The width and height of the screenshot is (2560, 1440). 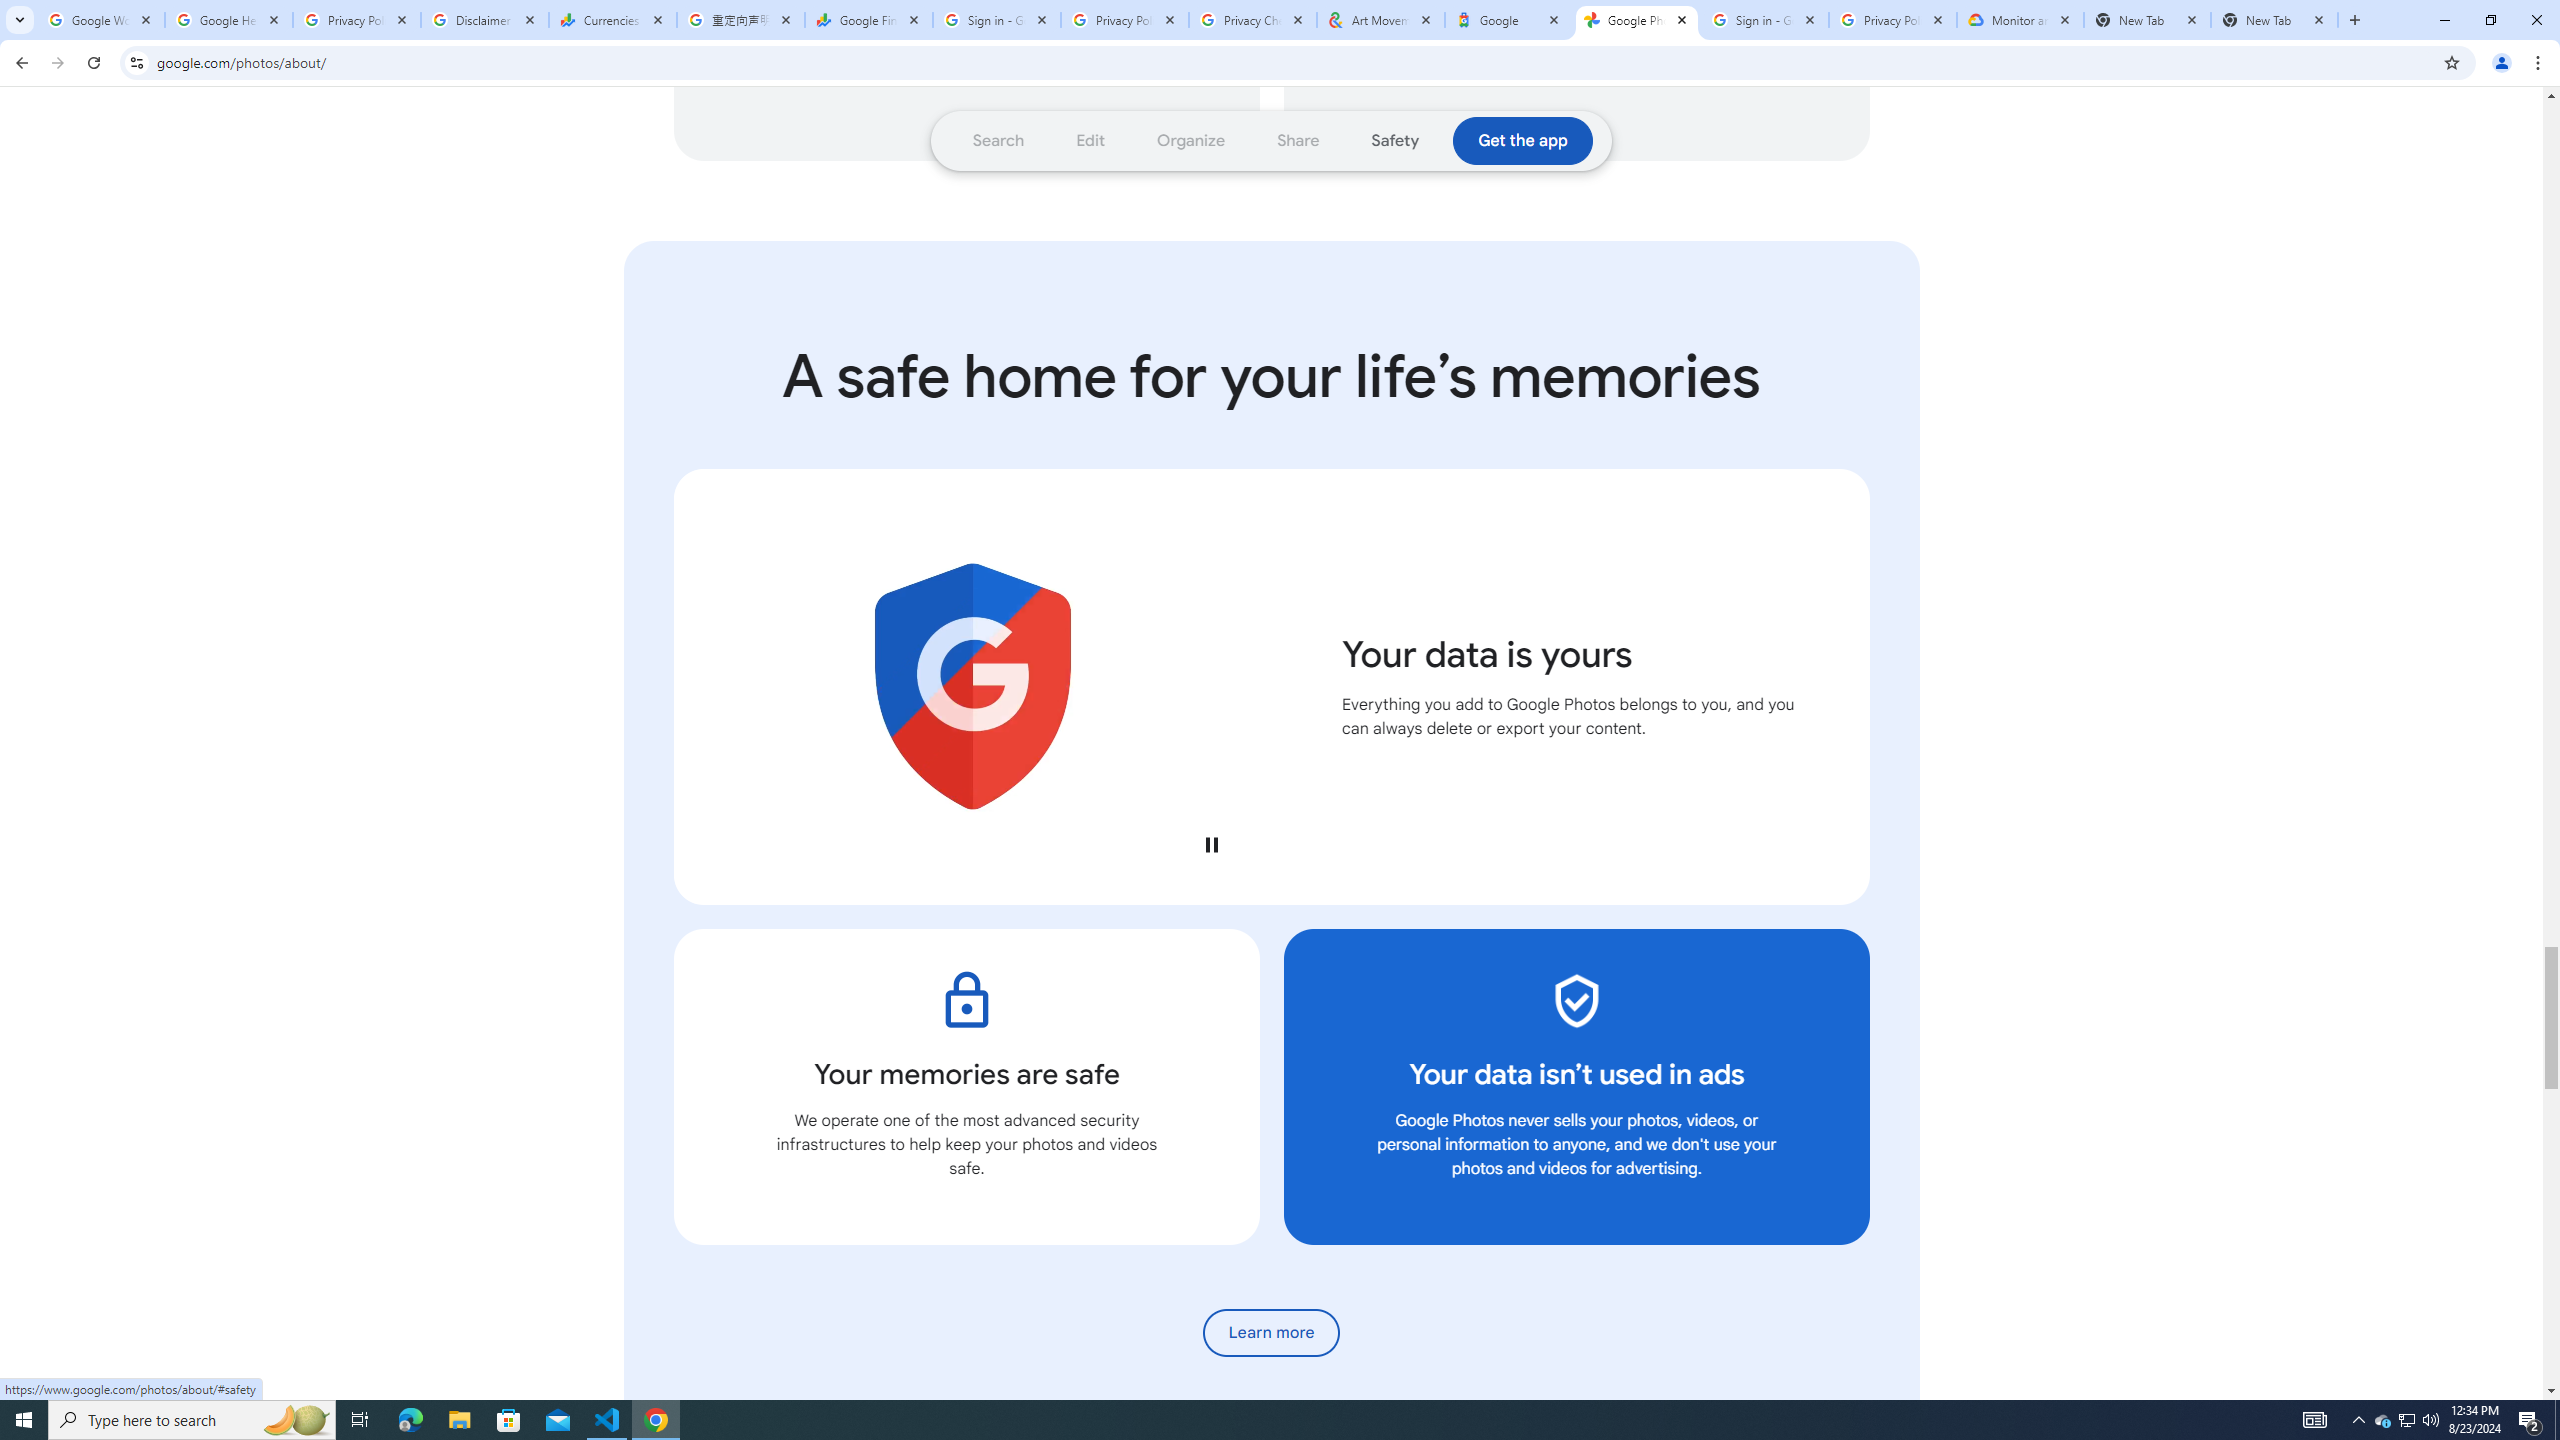 I want to click on 'Privacy Checkup', so click(x=1252, y=19).